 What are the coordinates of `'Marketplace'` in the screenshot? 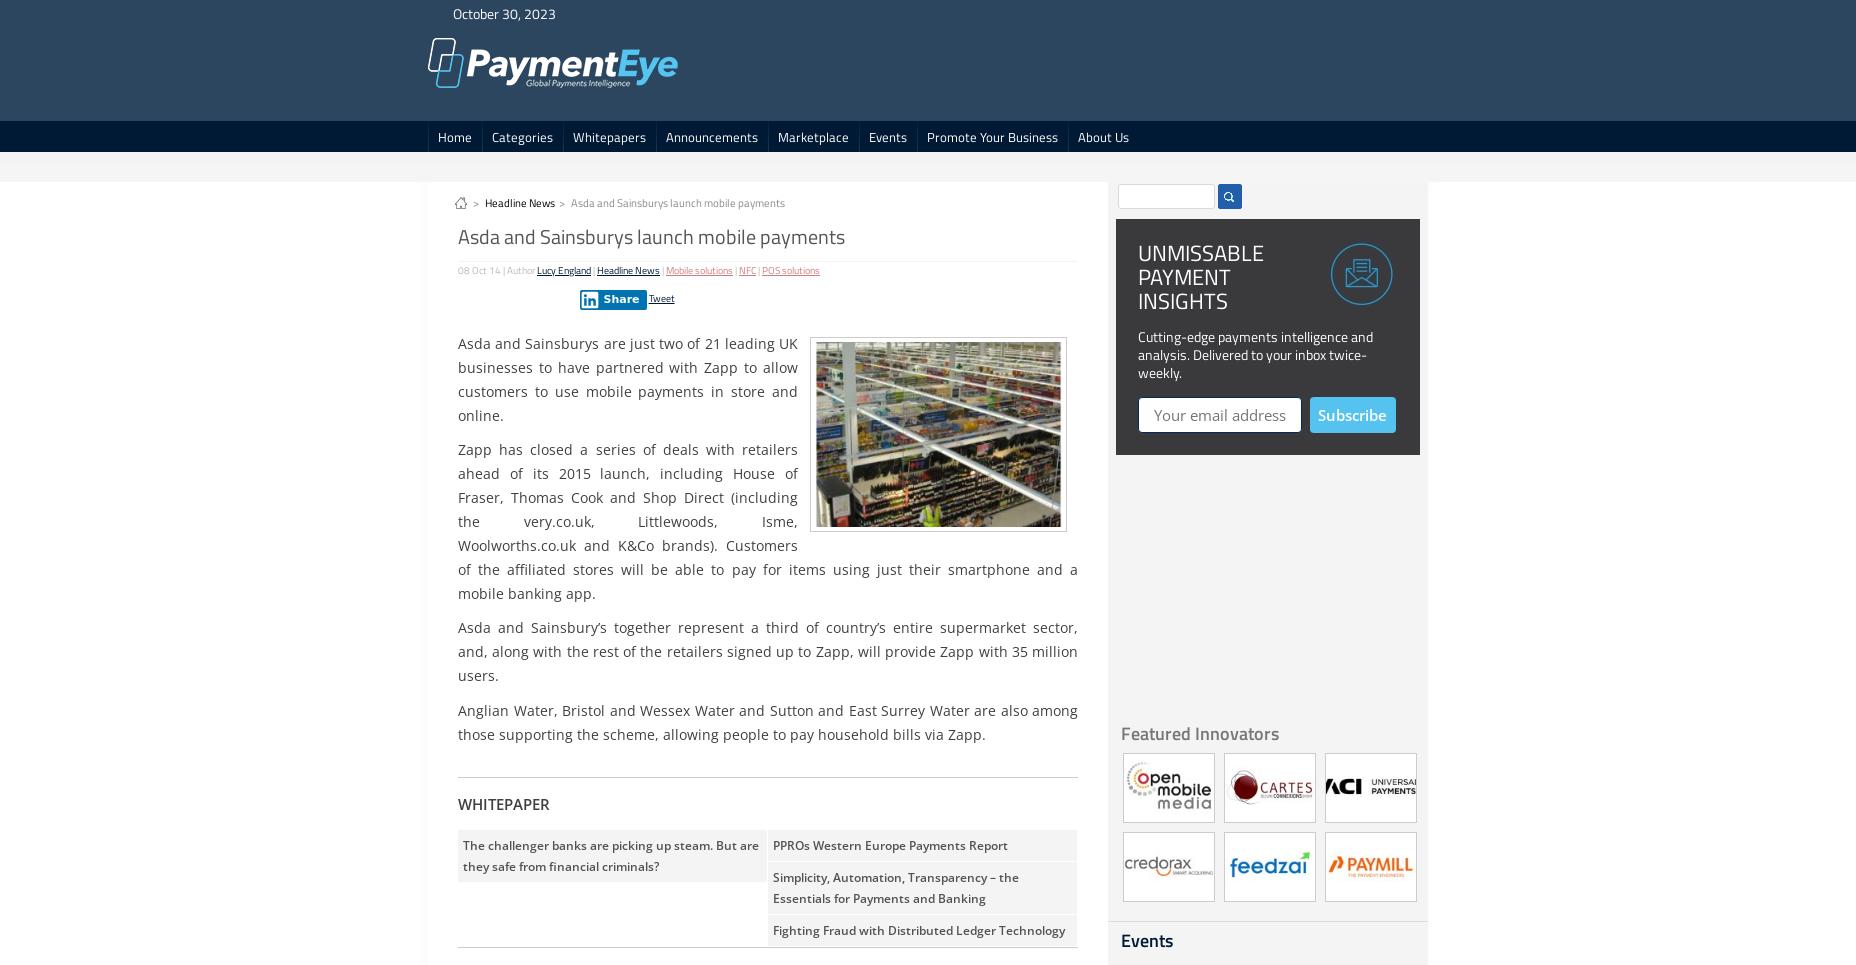 It's located at (813, 137).